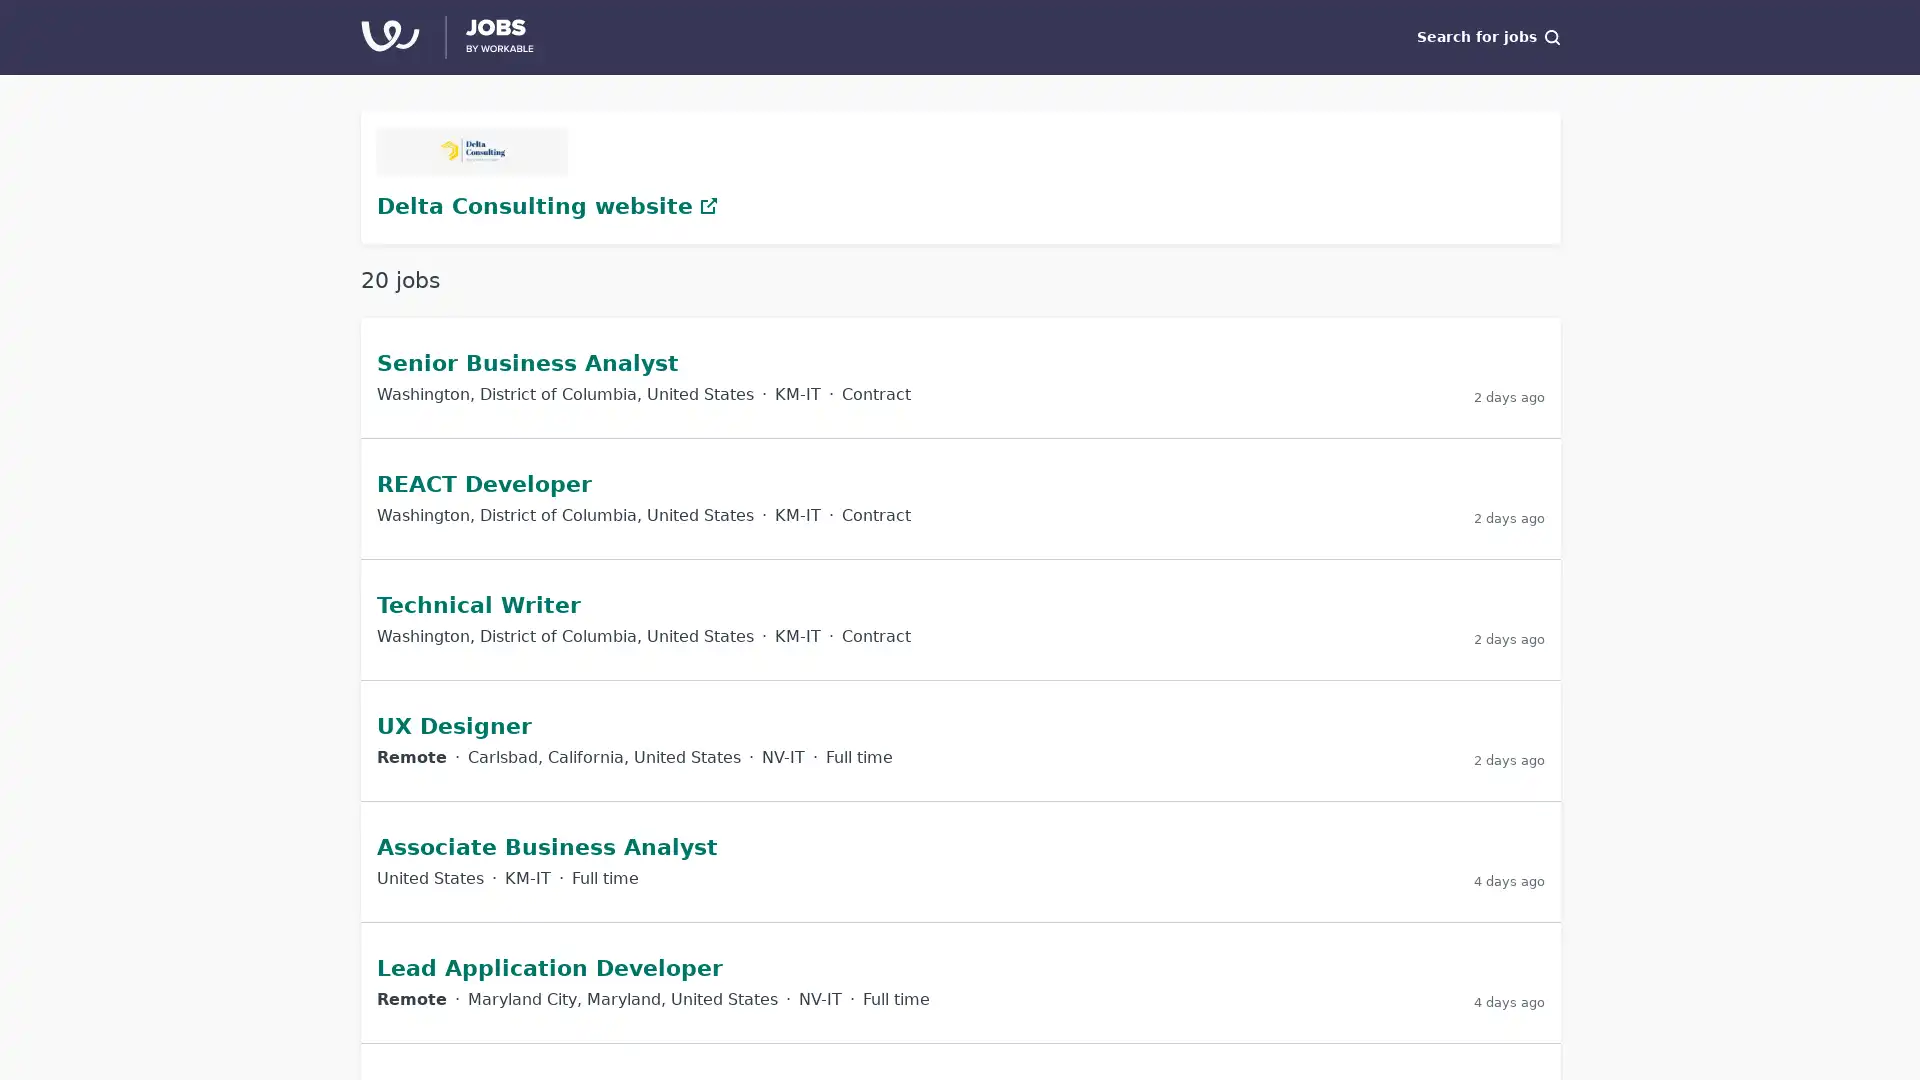 This screenshot has height=1080, width=1920. What do you see at coordinates (547, 846) in the screenshot?
I see `Associate Business Analyst` at bounding box center [547, 846].